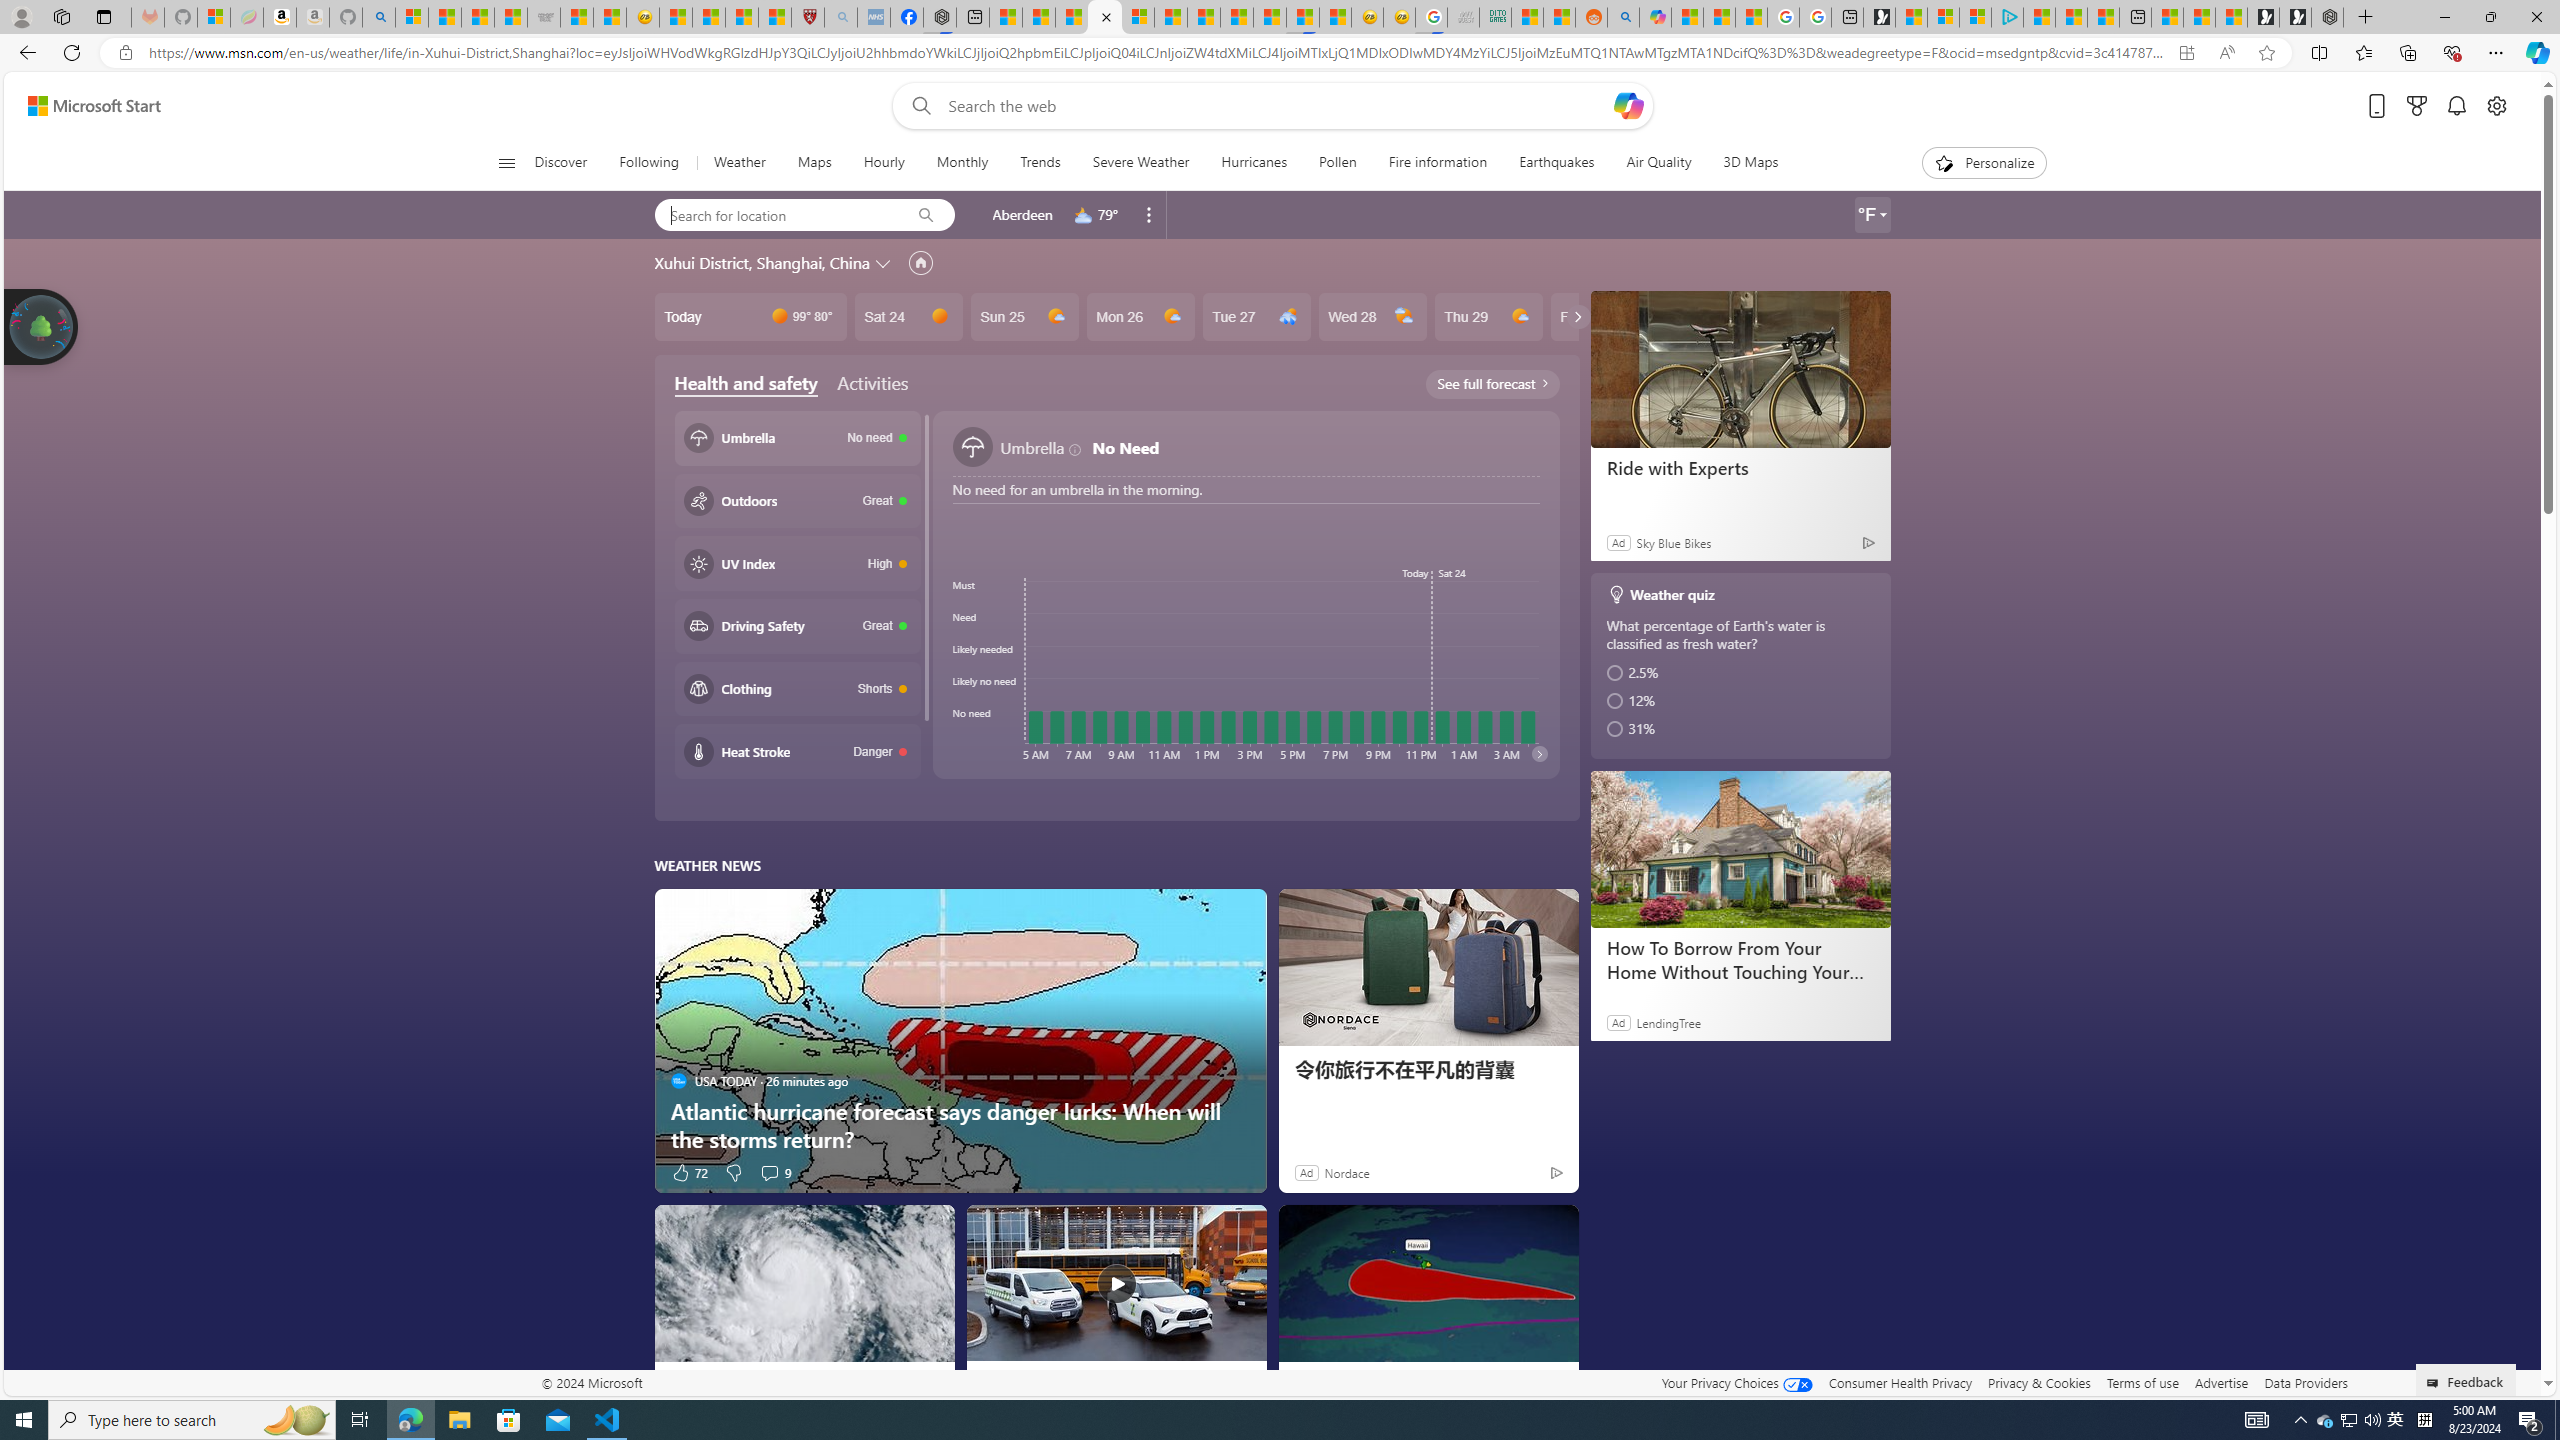 The image size is (2560, 1440). What do you see at coordinates (1023, 315) in the screenshot?
I see `'Sun 25'` at bounding box center [1023, 315].